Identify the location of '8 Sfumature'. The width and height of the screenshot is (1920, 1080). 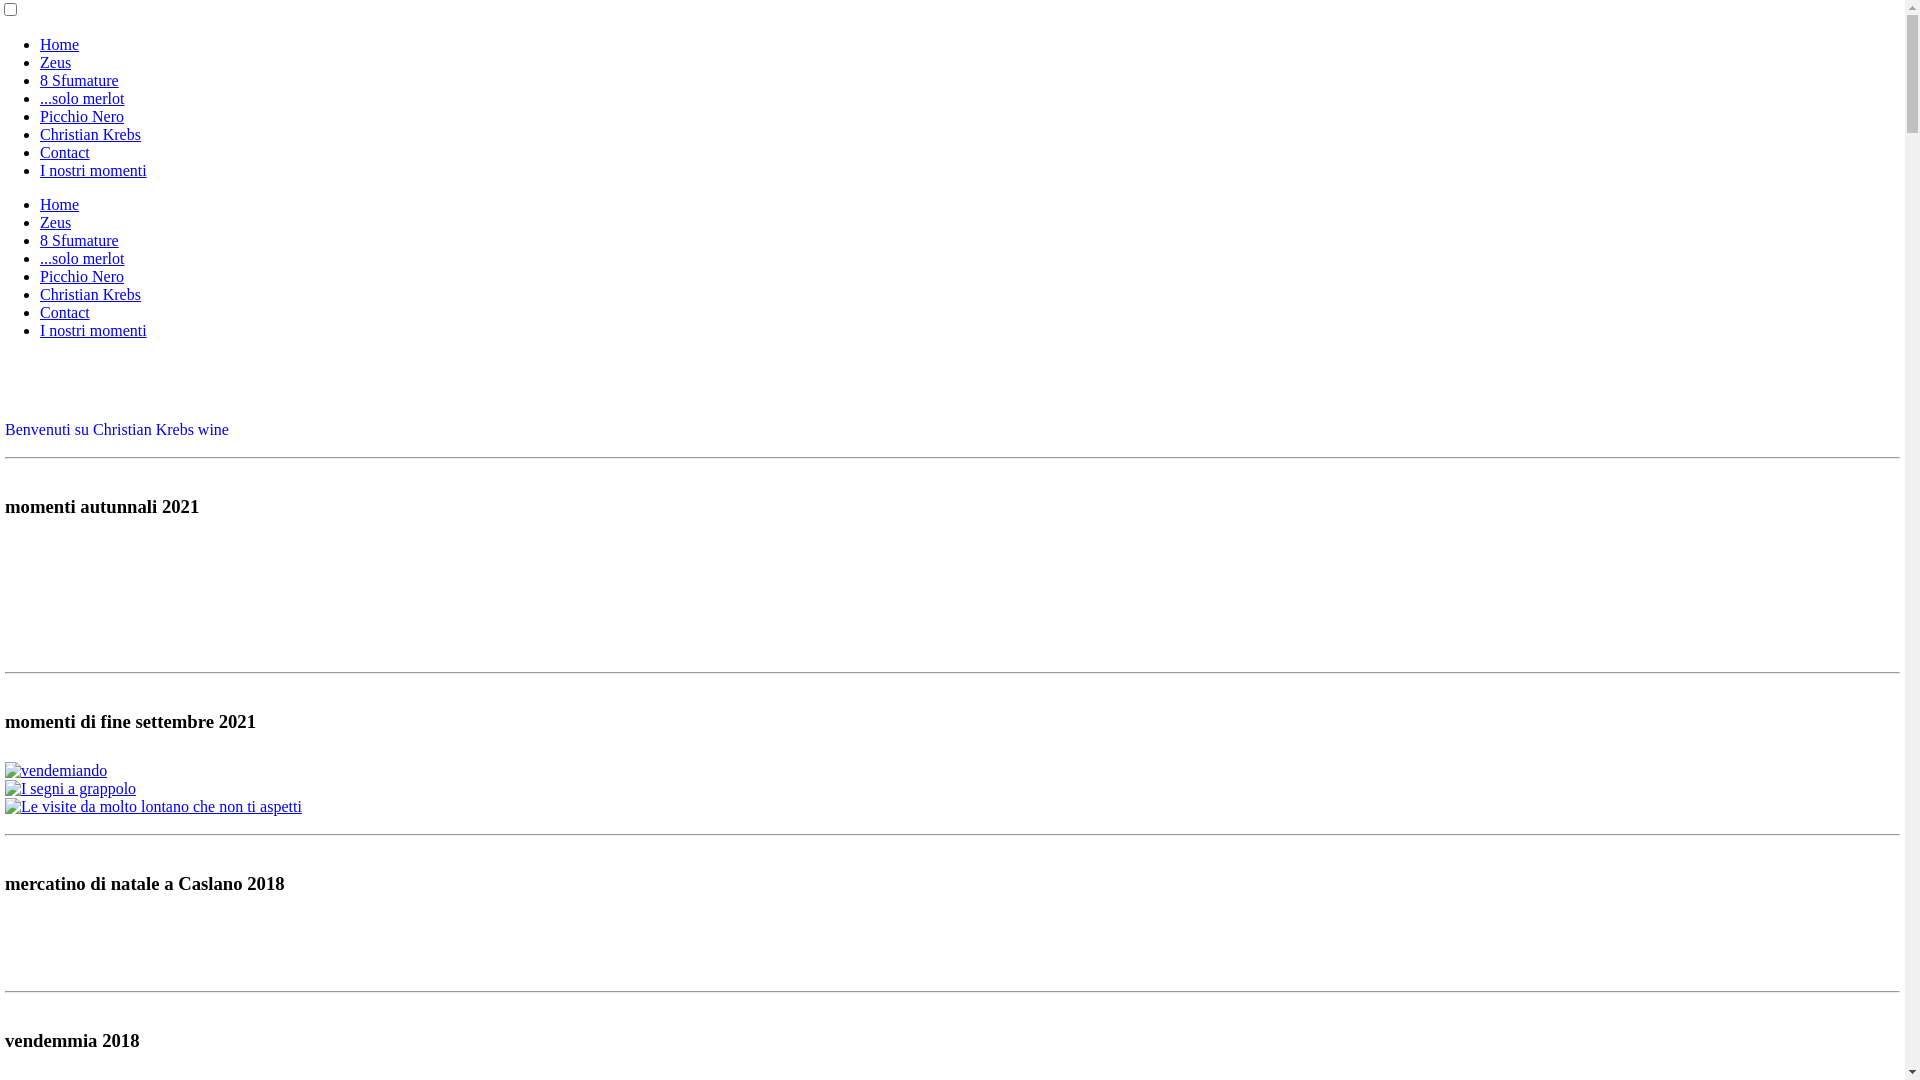
(39, 239).